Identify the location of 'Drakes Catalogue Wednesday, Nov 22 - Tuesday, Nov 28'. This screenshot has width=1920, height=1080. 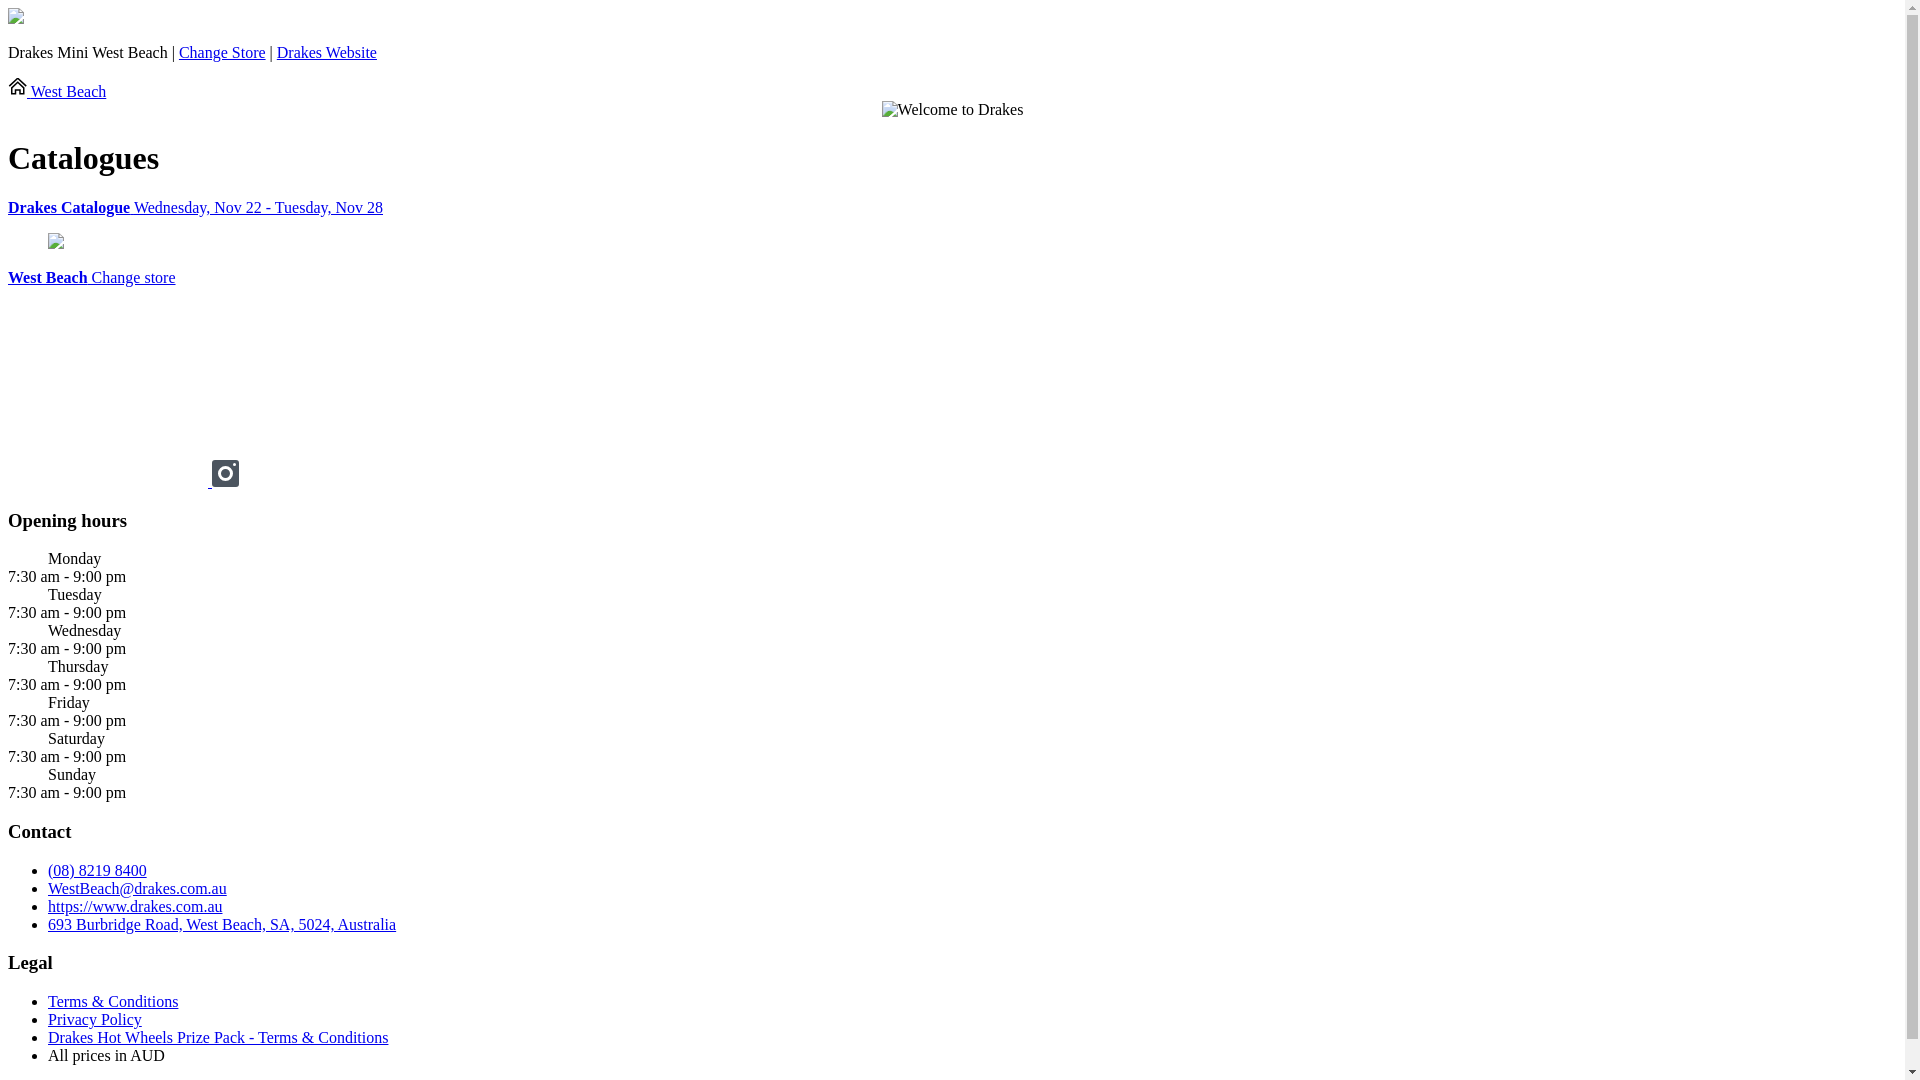
(951, 207).